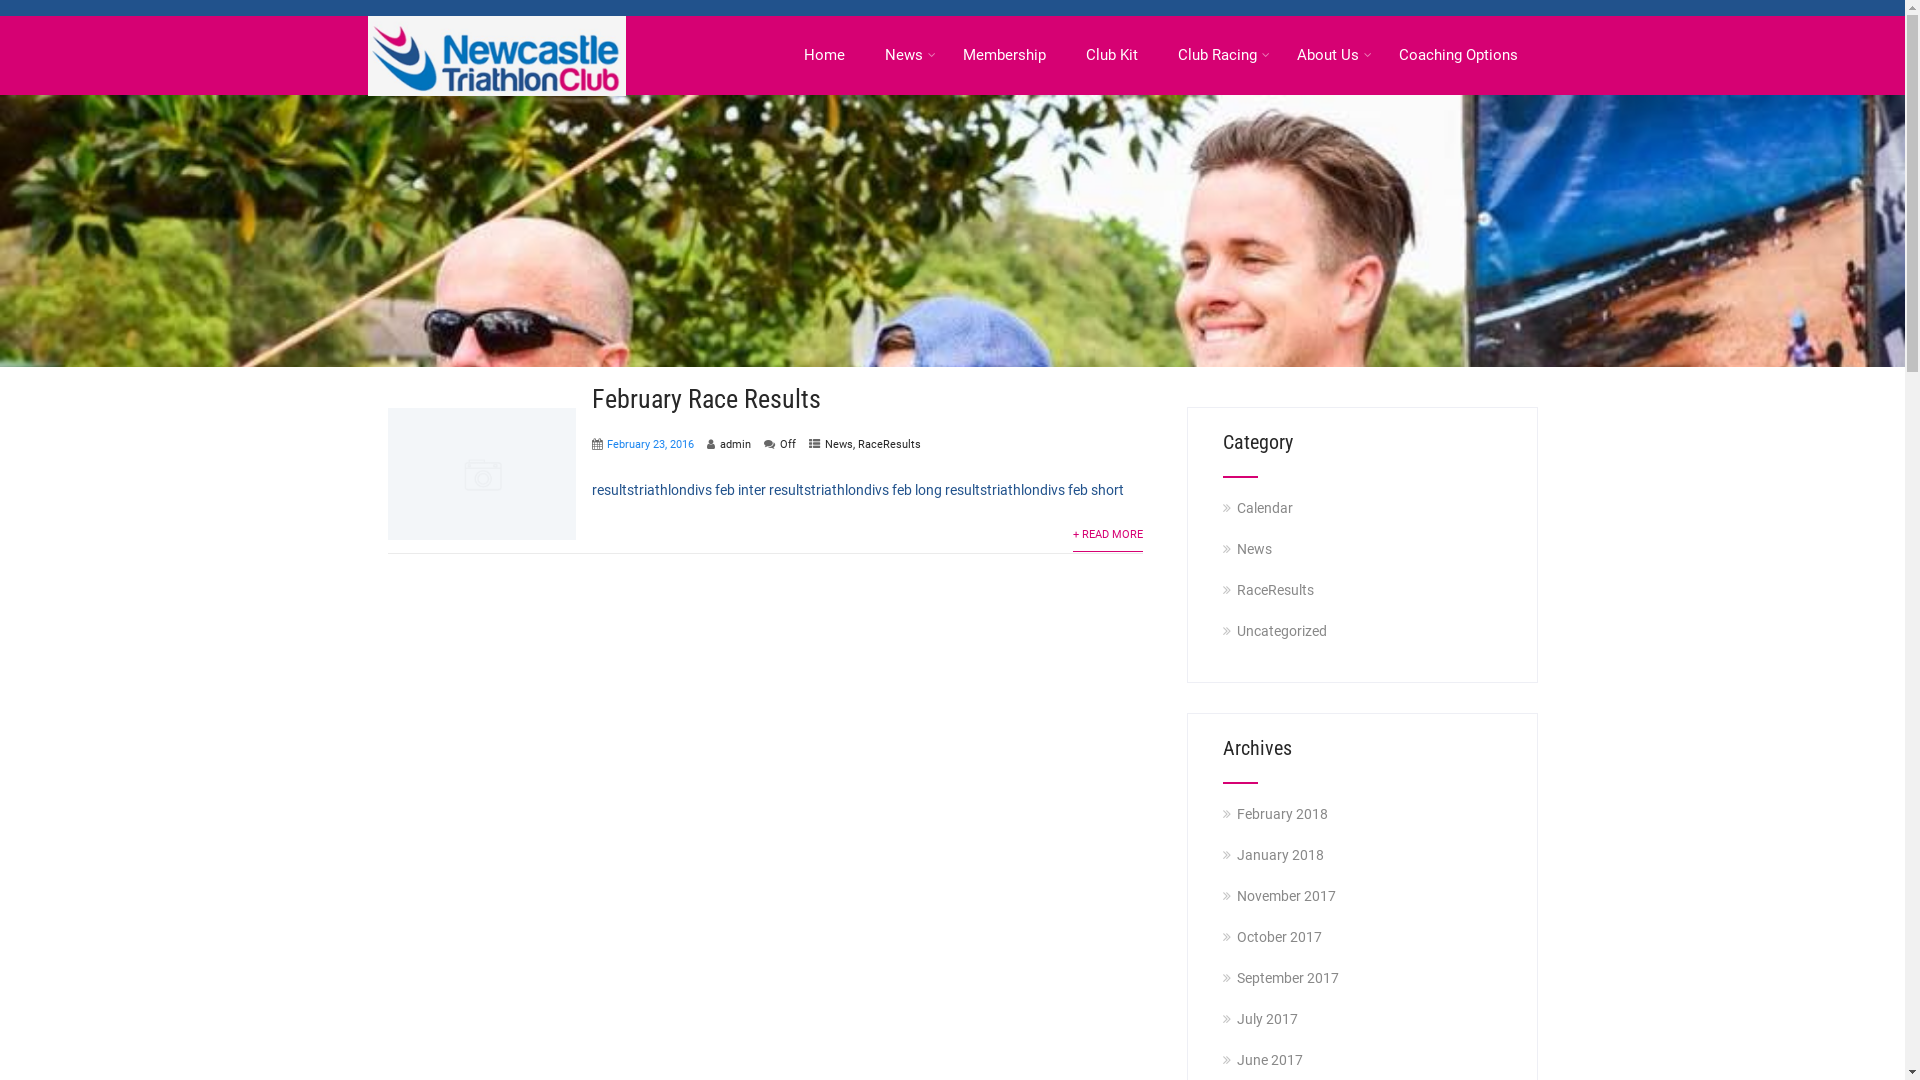  What do you see at coordinates (824, 54) in the screenshot?
I see `'Home'` at bounding box center [824, 54].